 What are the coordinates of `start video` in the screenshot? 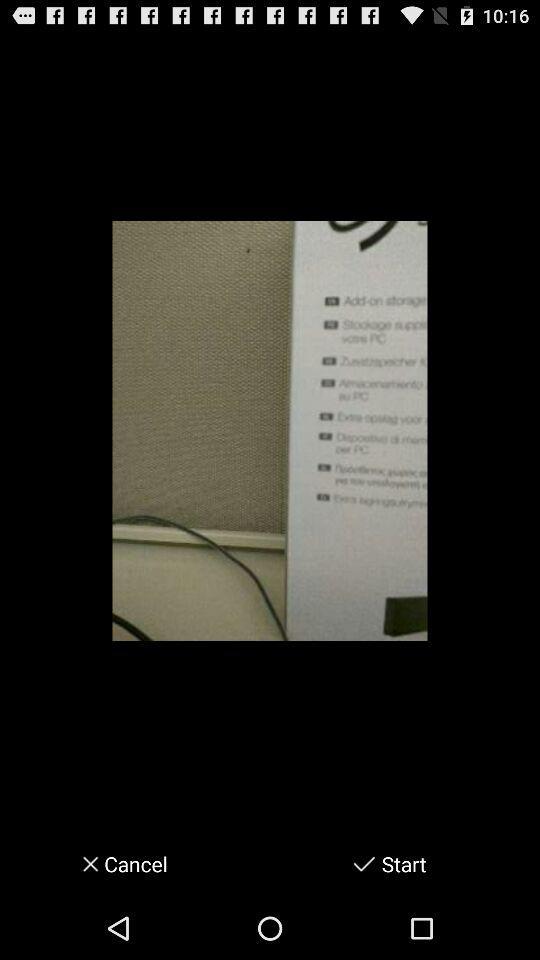 It's located at (363, 863).